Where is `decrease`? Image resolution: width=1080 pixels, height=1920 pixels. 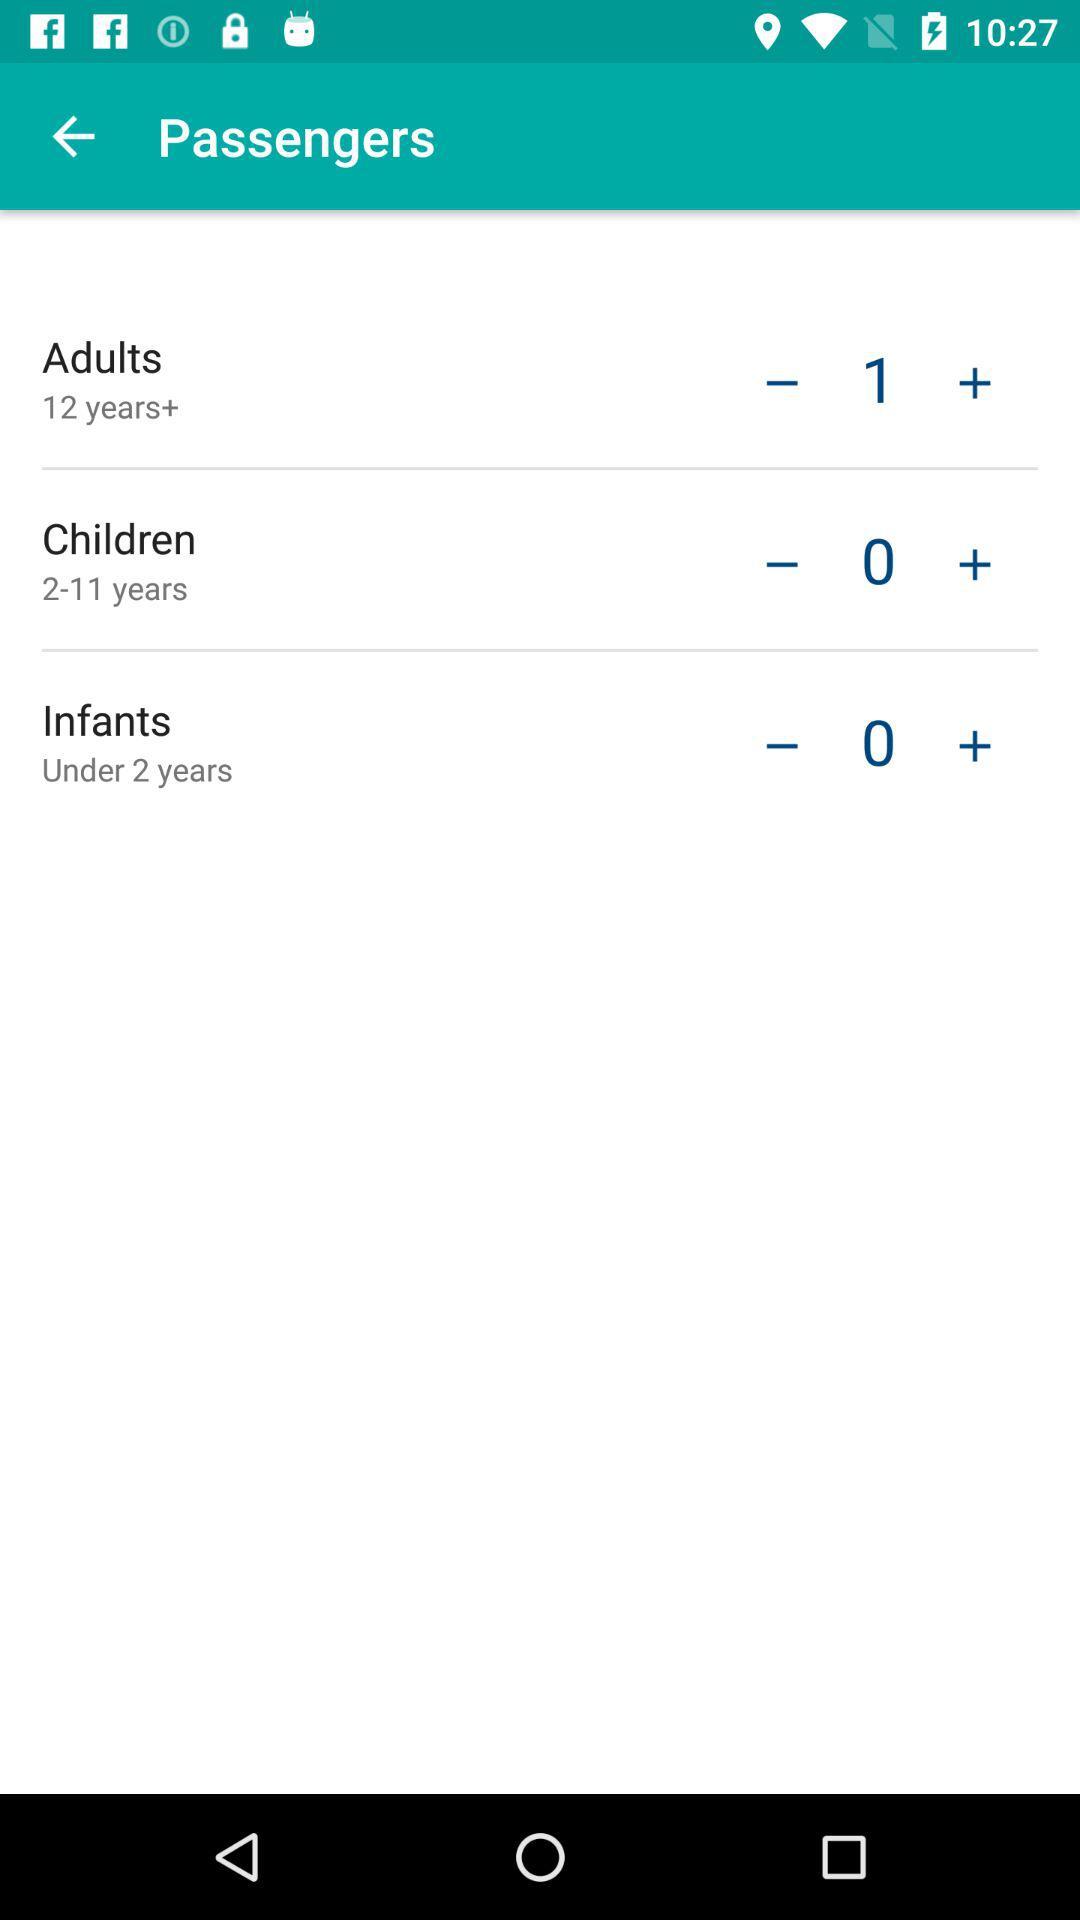
decrease is located at coordinates (781, 380).